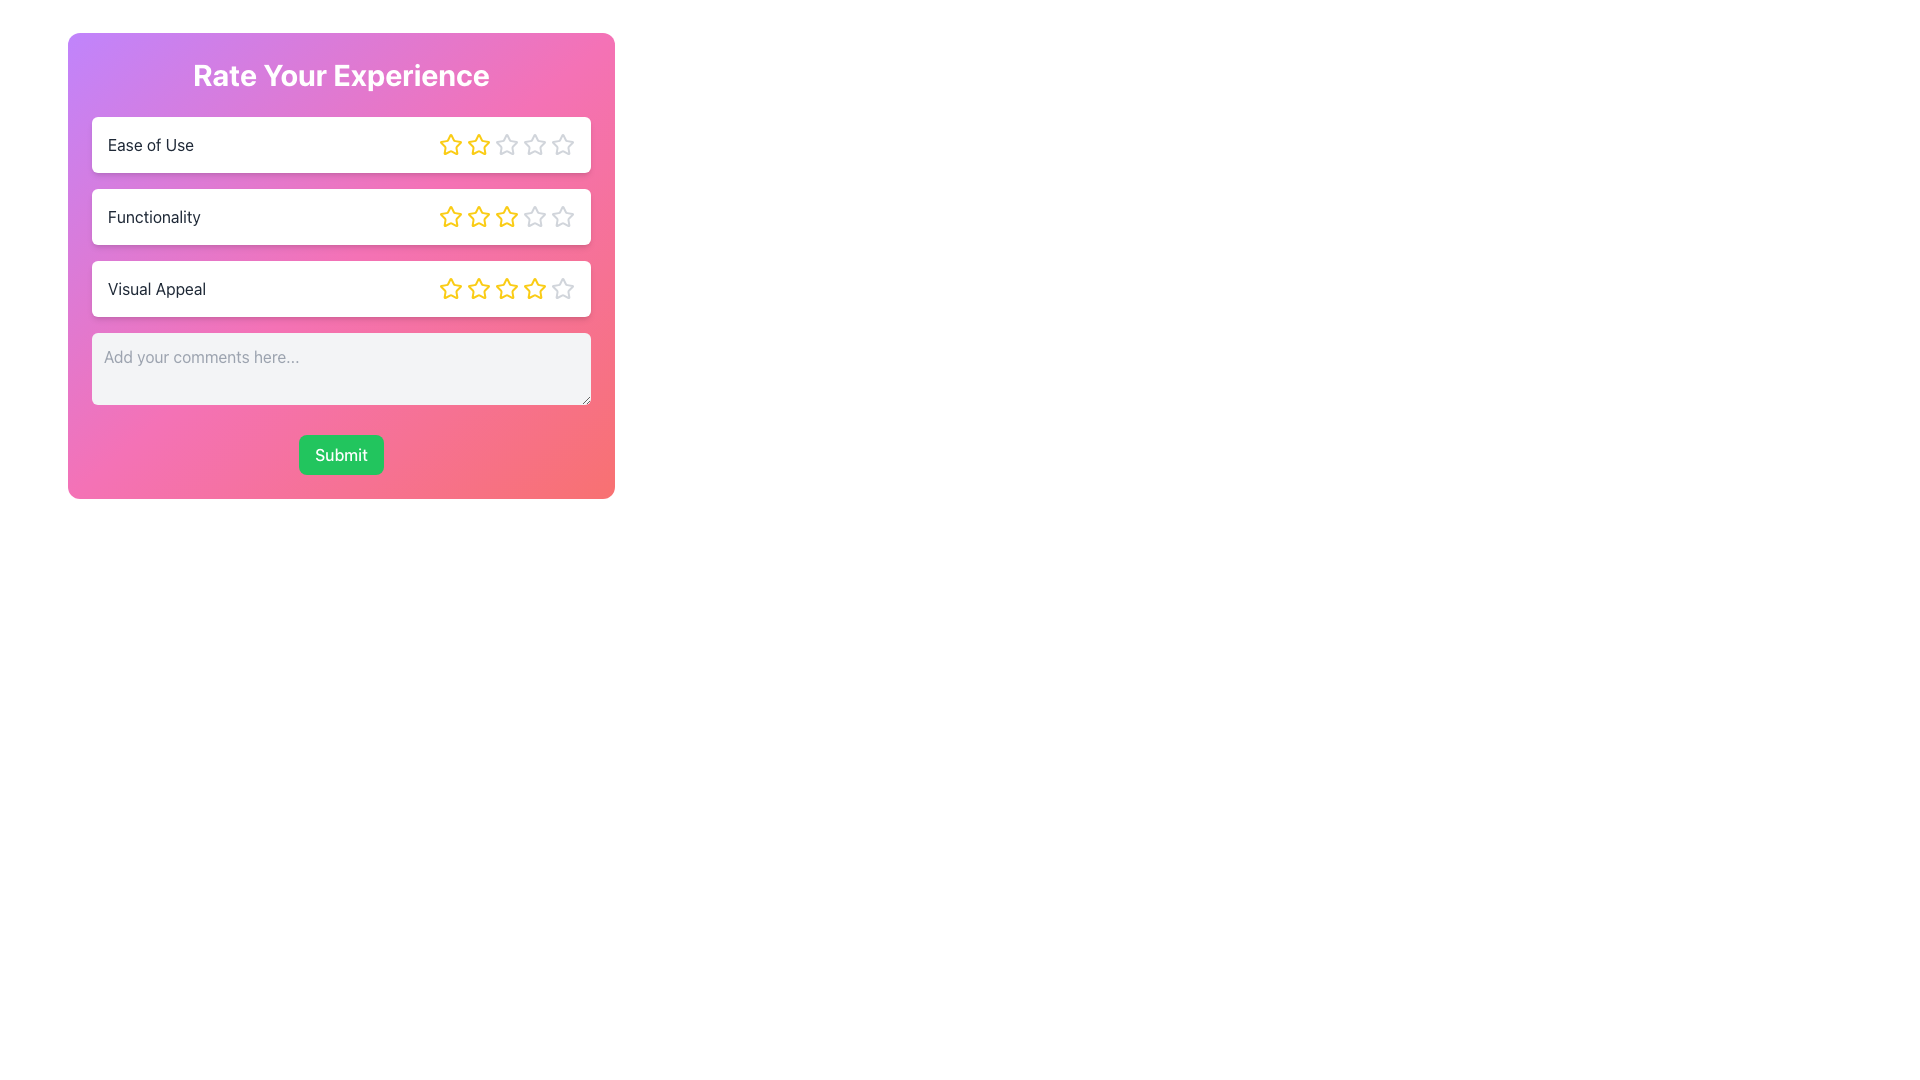 The width and height of the screenshot is (1920, 1080). What do you see at coordinates (561, 144) in the screenshot?
I see `the fifth star-shaped icon in the 'Ease of Use' rating row` at bounding box center [561, 144].